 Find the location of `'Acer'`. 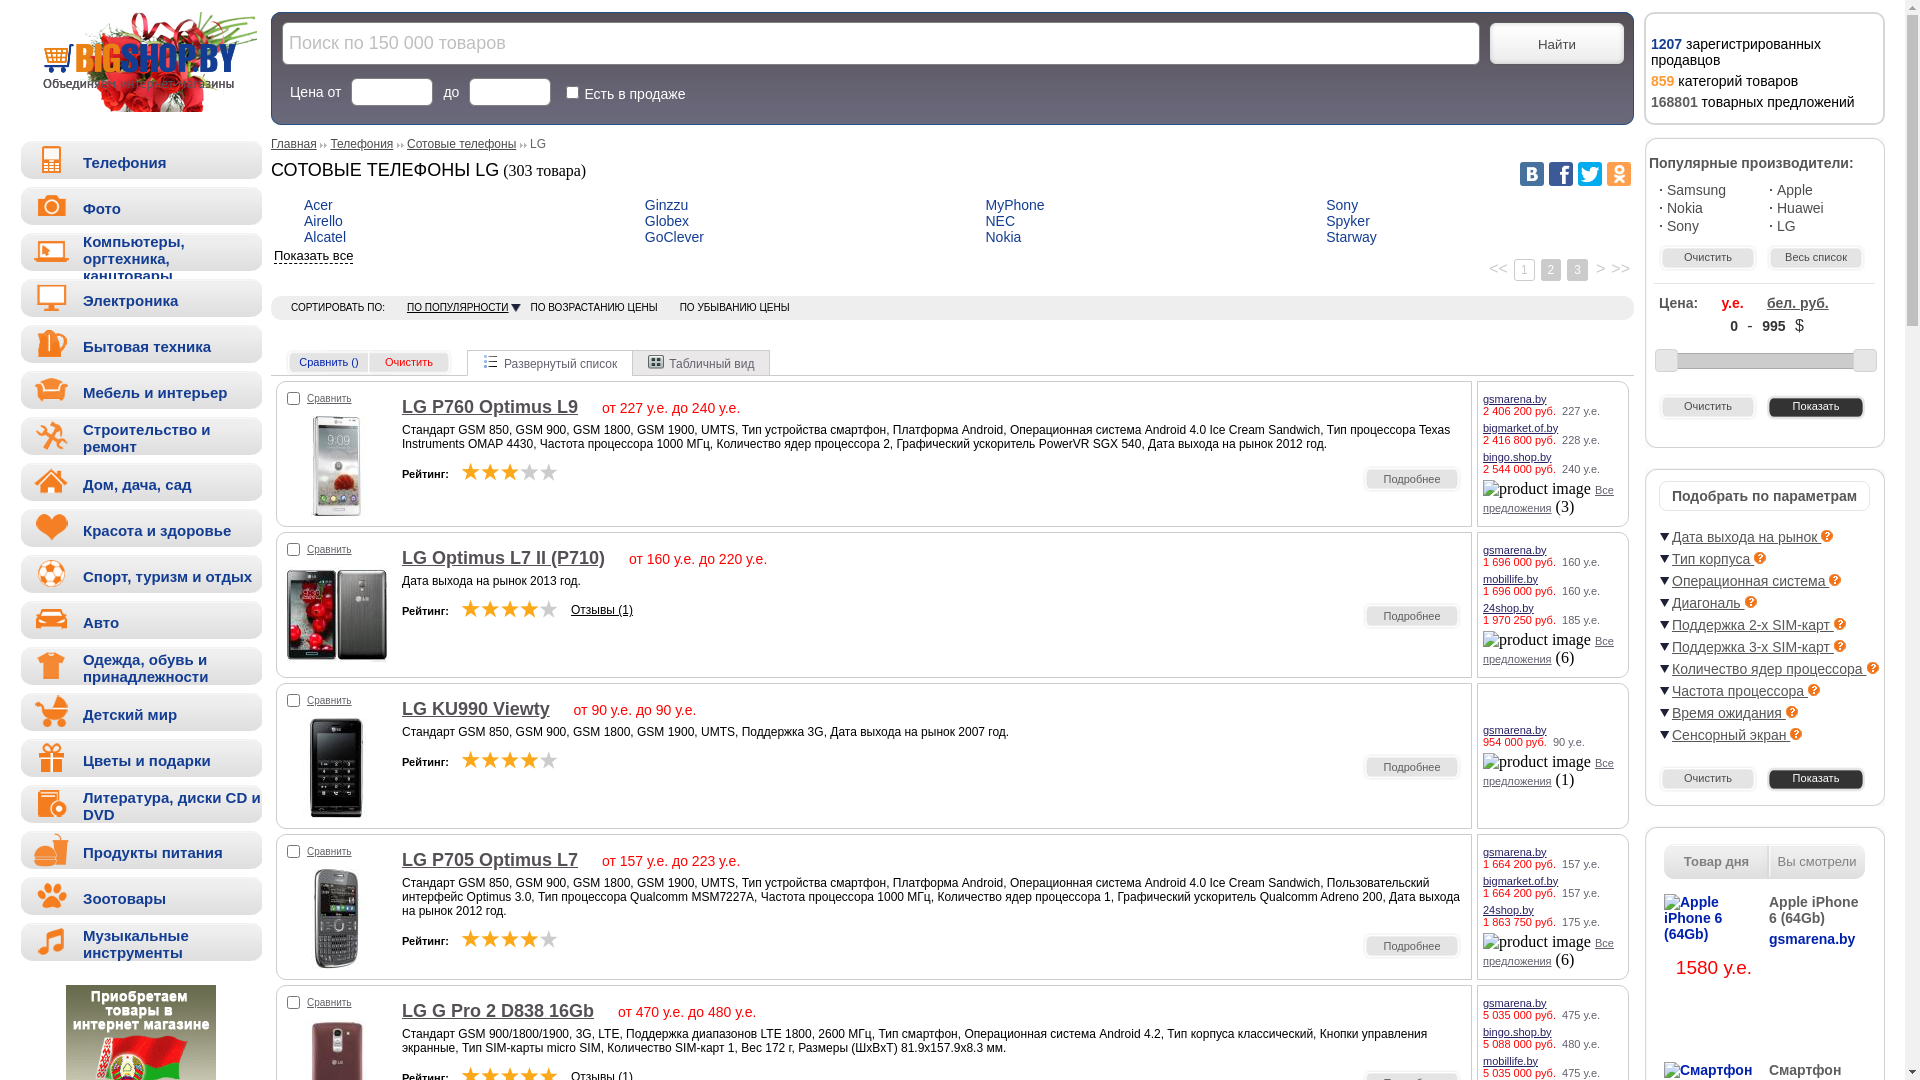

'Acer' is located at coordinates (302, 204).